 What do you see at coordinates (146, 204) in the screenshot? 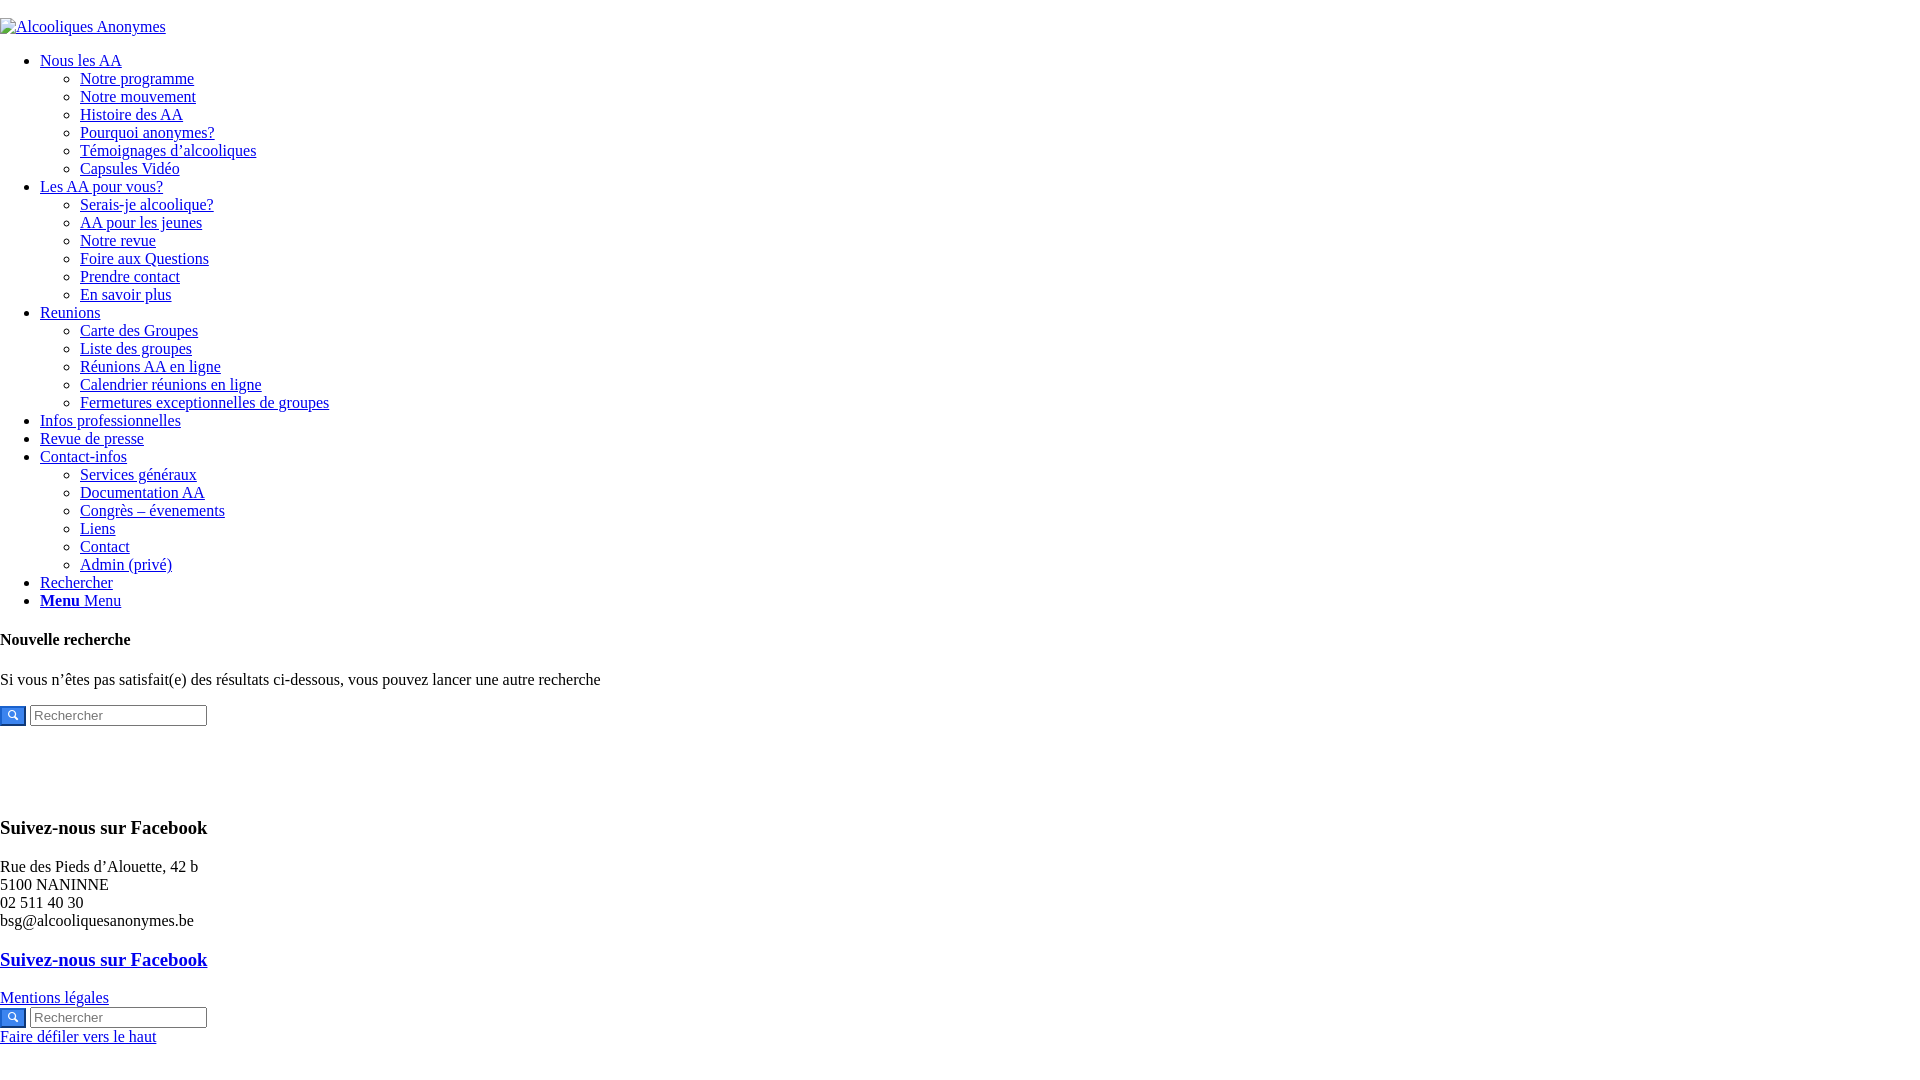
I see `'Serais-je alcoolique?'` at bounding box center [146, 204].